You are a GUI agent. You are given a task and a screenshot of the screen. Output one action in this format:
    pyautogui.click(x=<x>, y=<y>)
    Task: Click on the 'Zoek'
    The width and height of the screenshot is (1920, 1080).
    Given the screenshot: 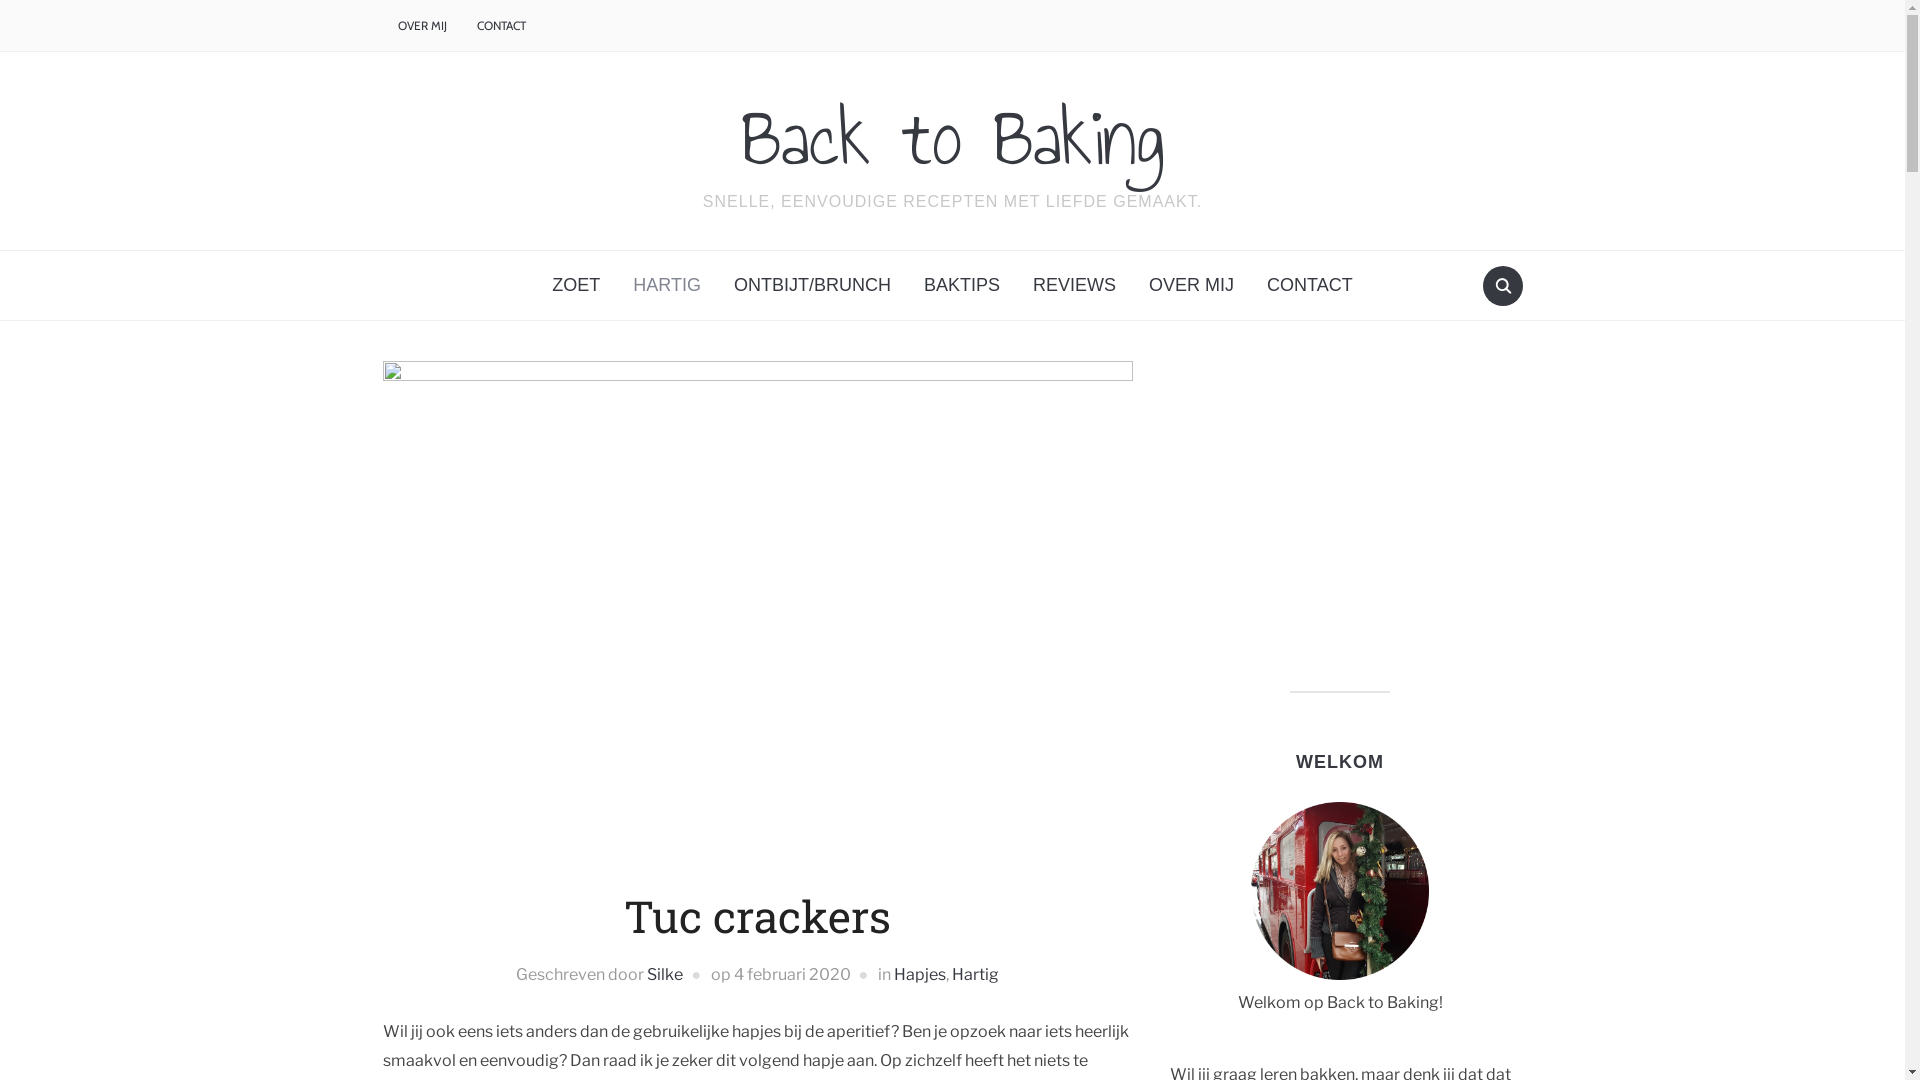 What is the action you would take?
    pyautogui.click(x=1502, y=285)
    